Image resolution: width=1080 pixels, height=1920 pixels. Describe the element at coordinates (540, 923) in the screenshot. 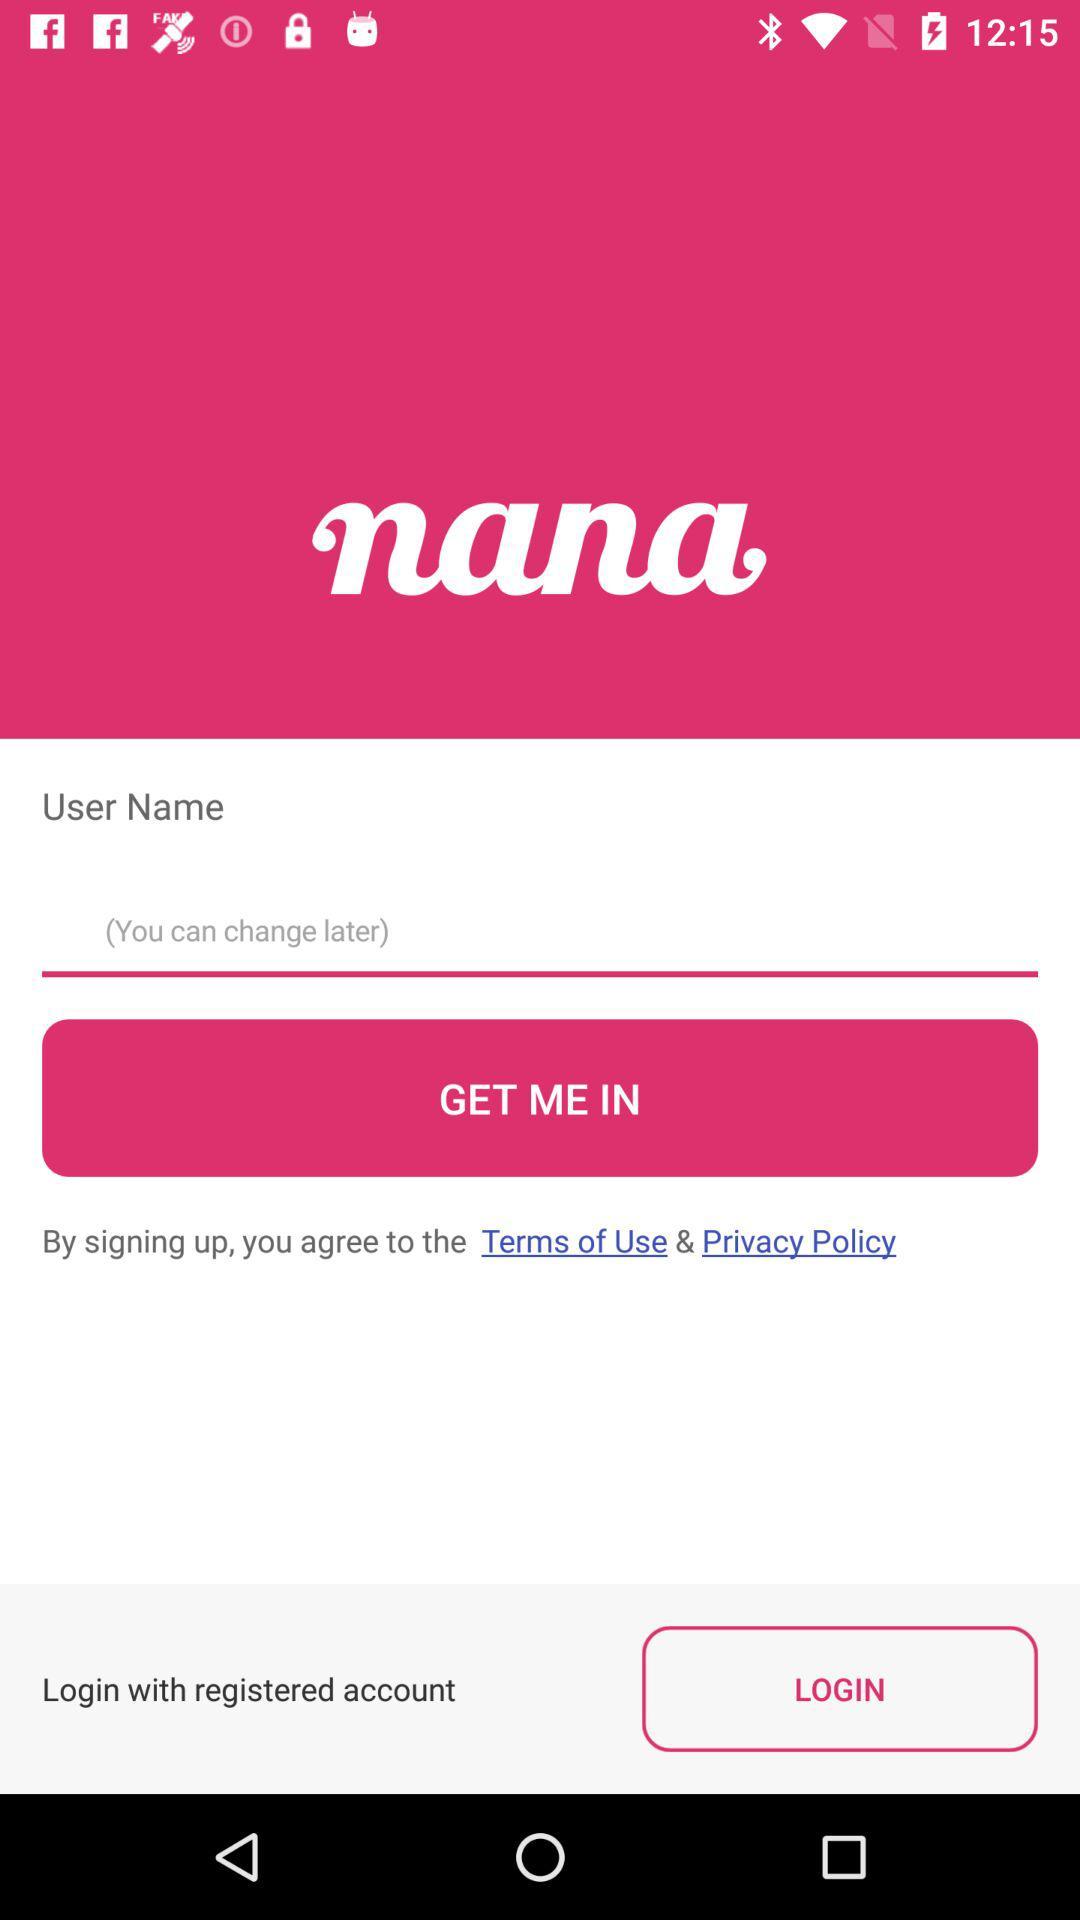

I see `username` at that location.